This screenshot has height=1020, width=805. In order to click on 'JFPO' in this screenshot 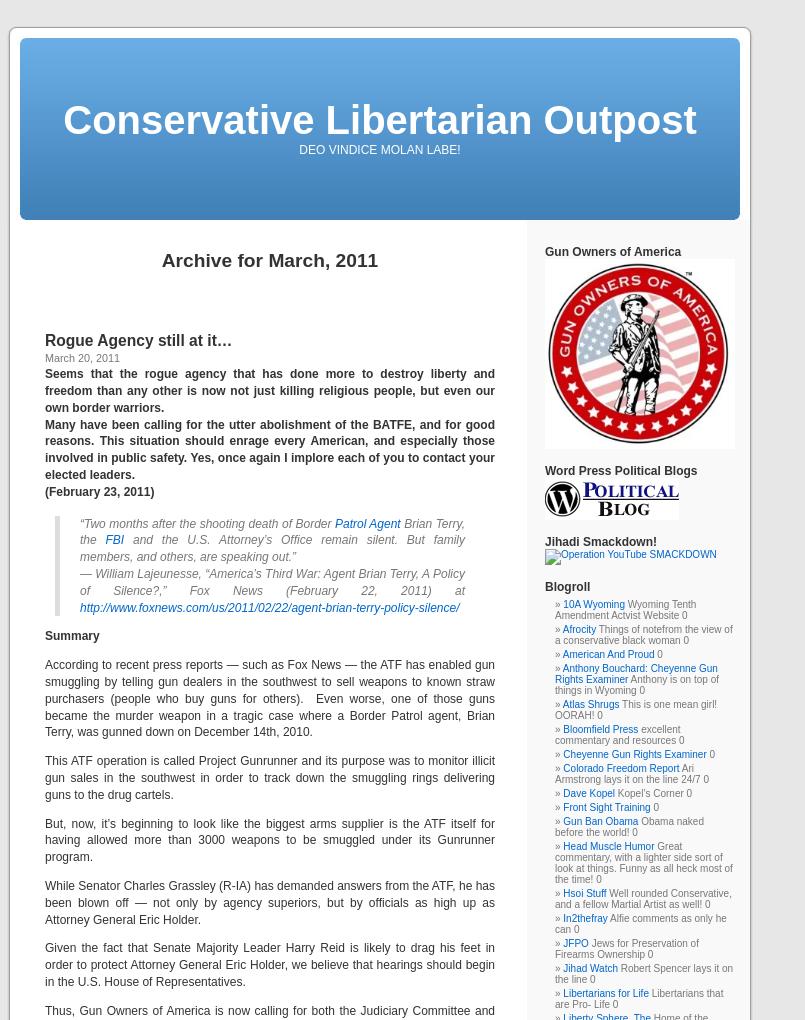, I will do `click(562, 942)`.